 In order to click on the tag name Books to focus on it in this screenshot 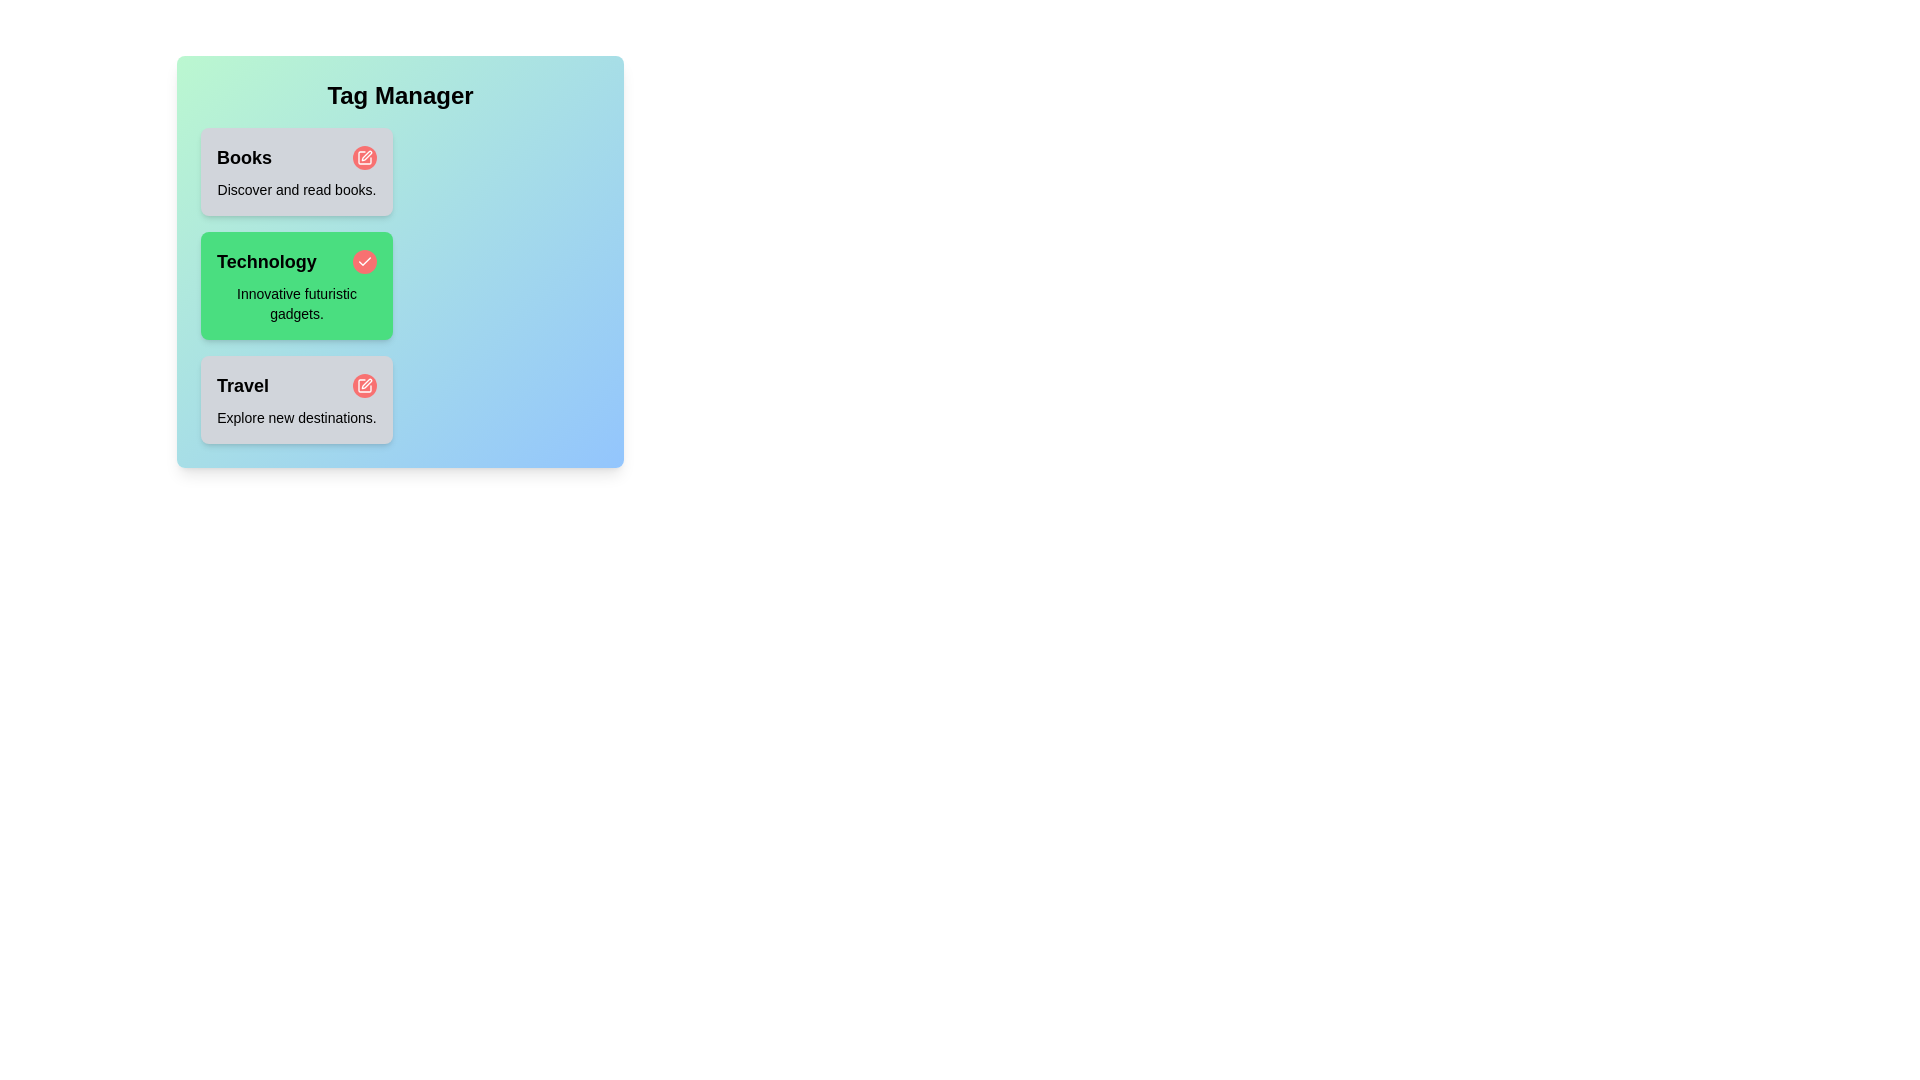, I will do `click(243, 157)`.